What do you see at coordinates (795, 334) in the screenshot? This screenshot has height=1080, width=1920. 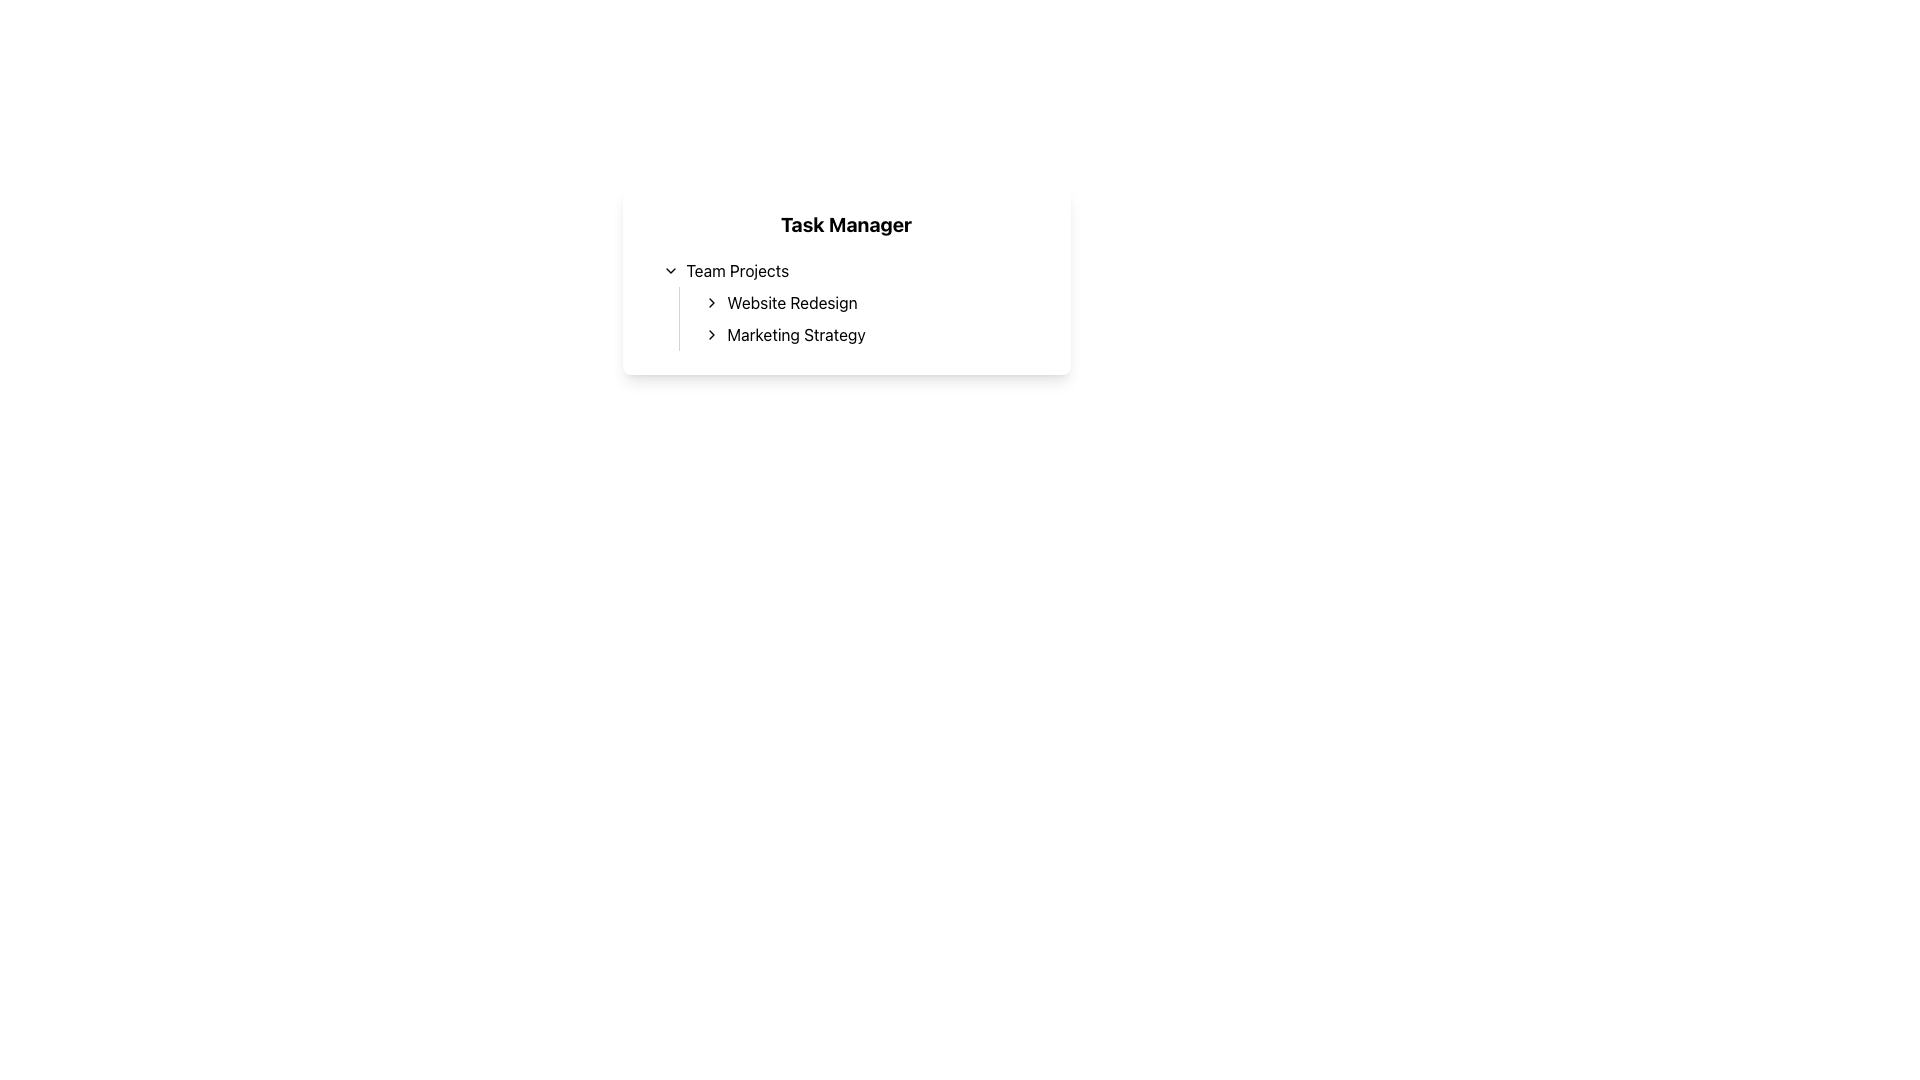 I see `the 'Marketing Strategy' text label located in the 'Team Projects' section under the 'Task Manager' header` at bounding box center [795, 334].